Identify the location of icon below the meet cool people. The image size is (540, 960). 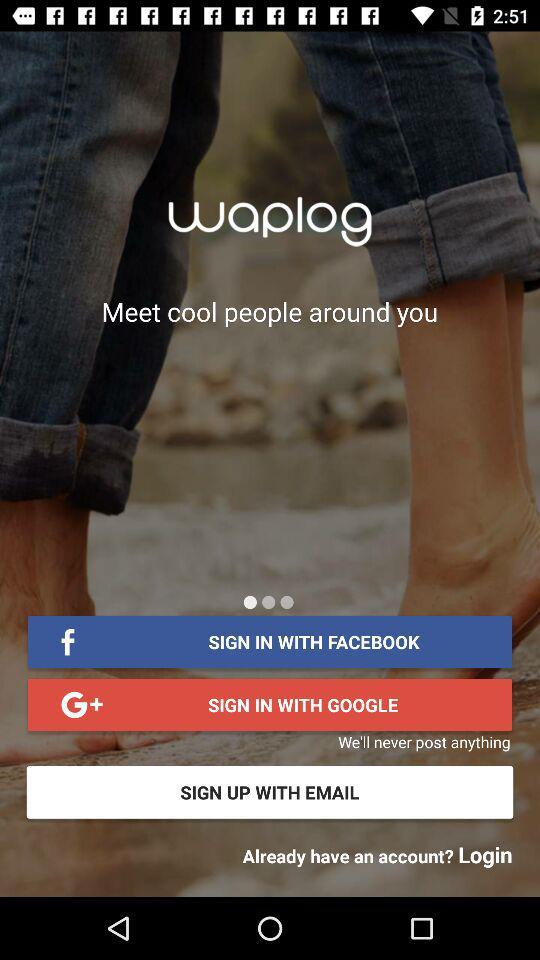
(250, 601).